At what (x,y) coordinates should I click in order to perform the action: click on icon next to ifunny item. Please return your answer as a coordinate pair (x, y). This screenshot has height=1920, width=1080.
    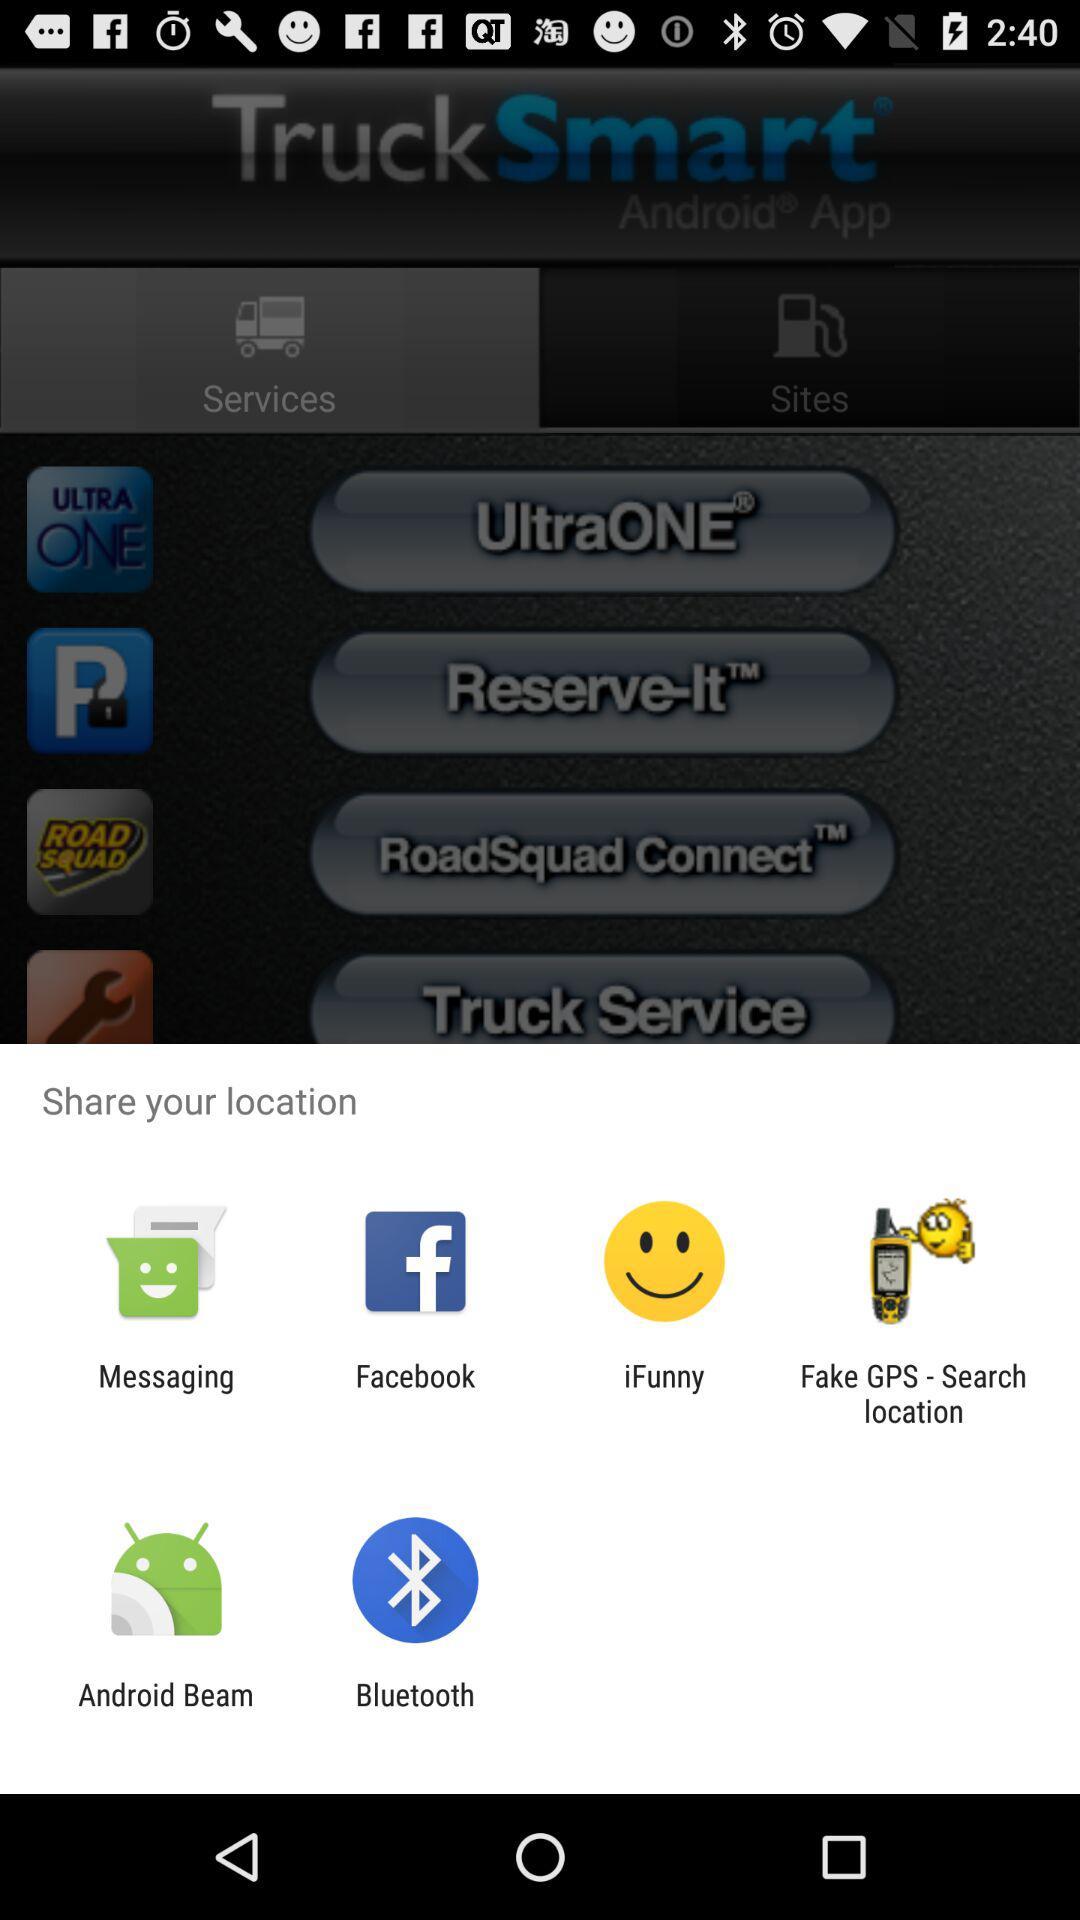
    Looking at the image, I should click on (414, 1392).